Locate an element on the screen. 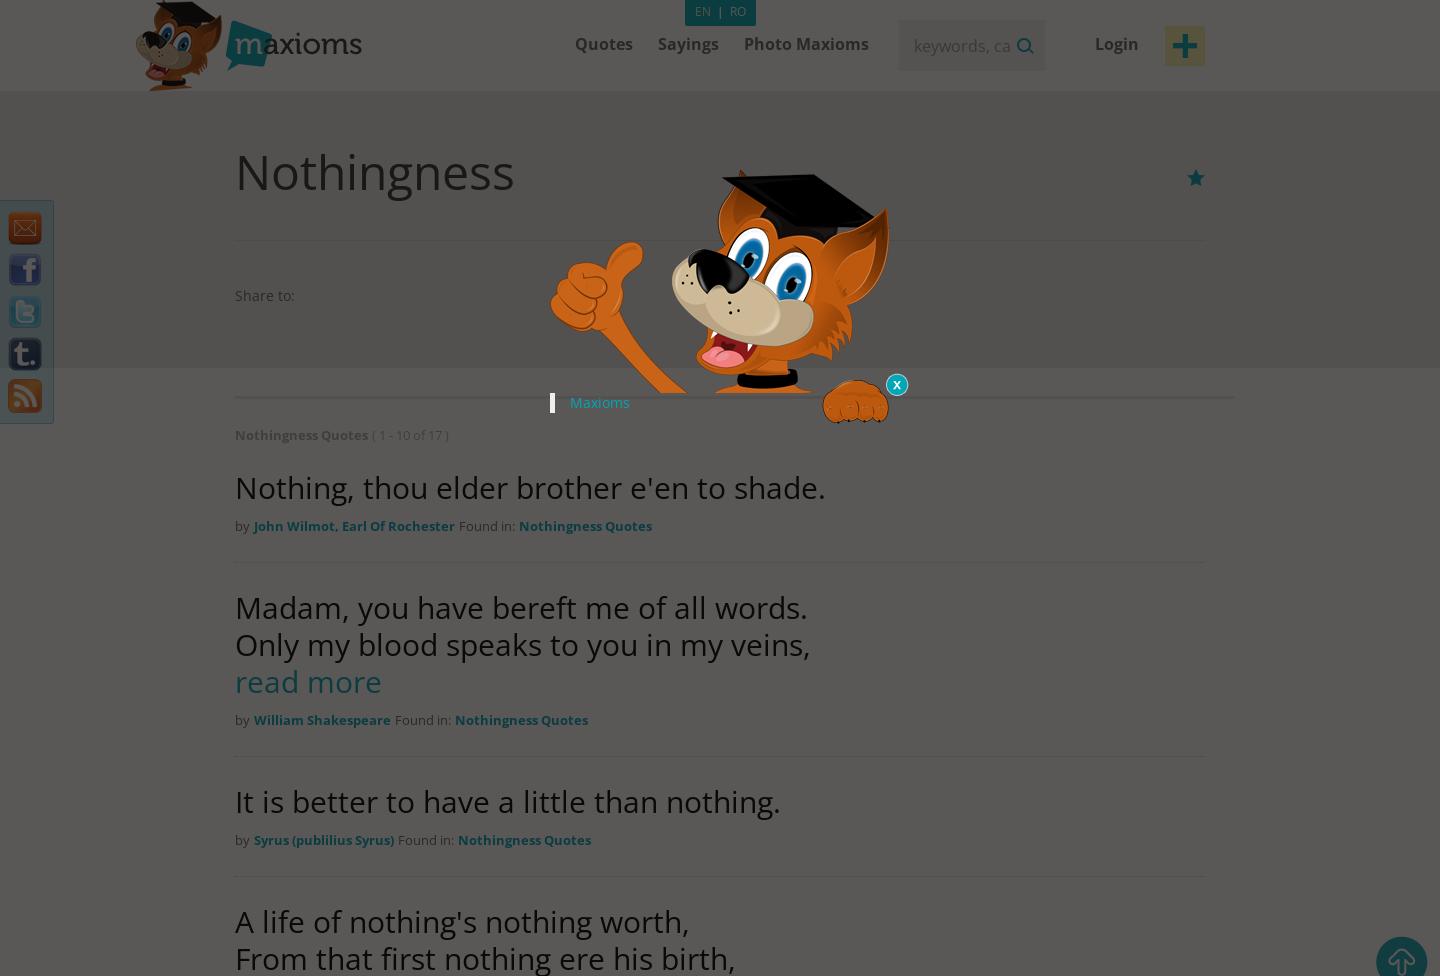 This screenshot has width=1440, height=976. 'Madam, you have bereft me of all words.' is located at coordinates (520, 607).